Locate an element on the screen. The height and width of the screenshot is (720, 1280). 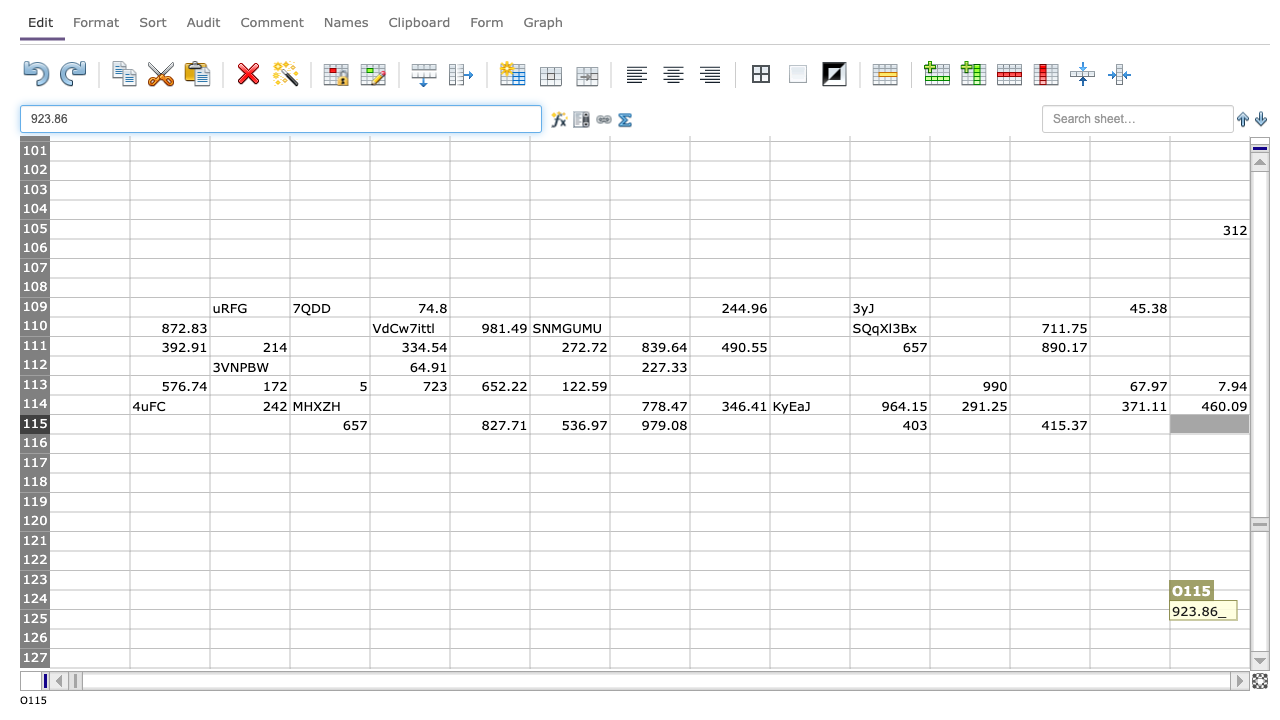
B126 is located at coordinates (169, 638).